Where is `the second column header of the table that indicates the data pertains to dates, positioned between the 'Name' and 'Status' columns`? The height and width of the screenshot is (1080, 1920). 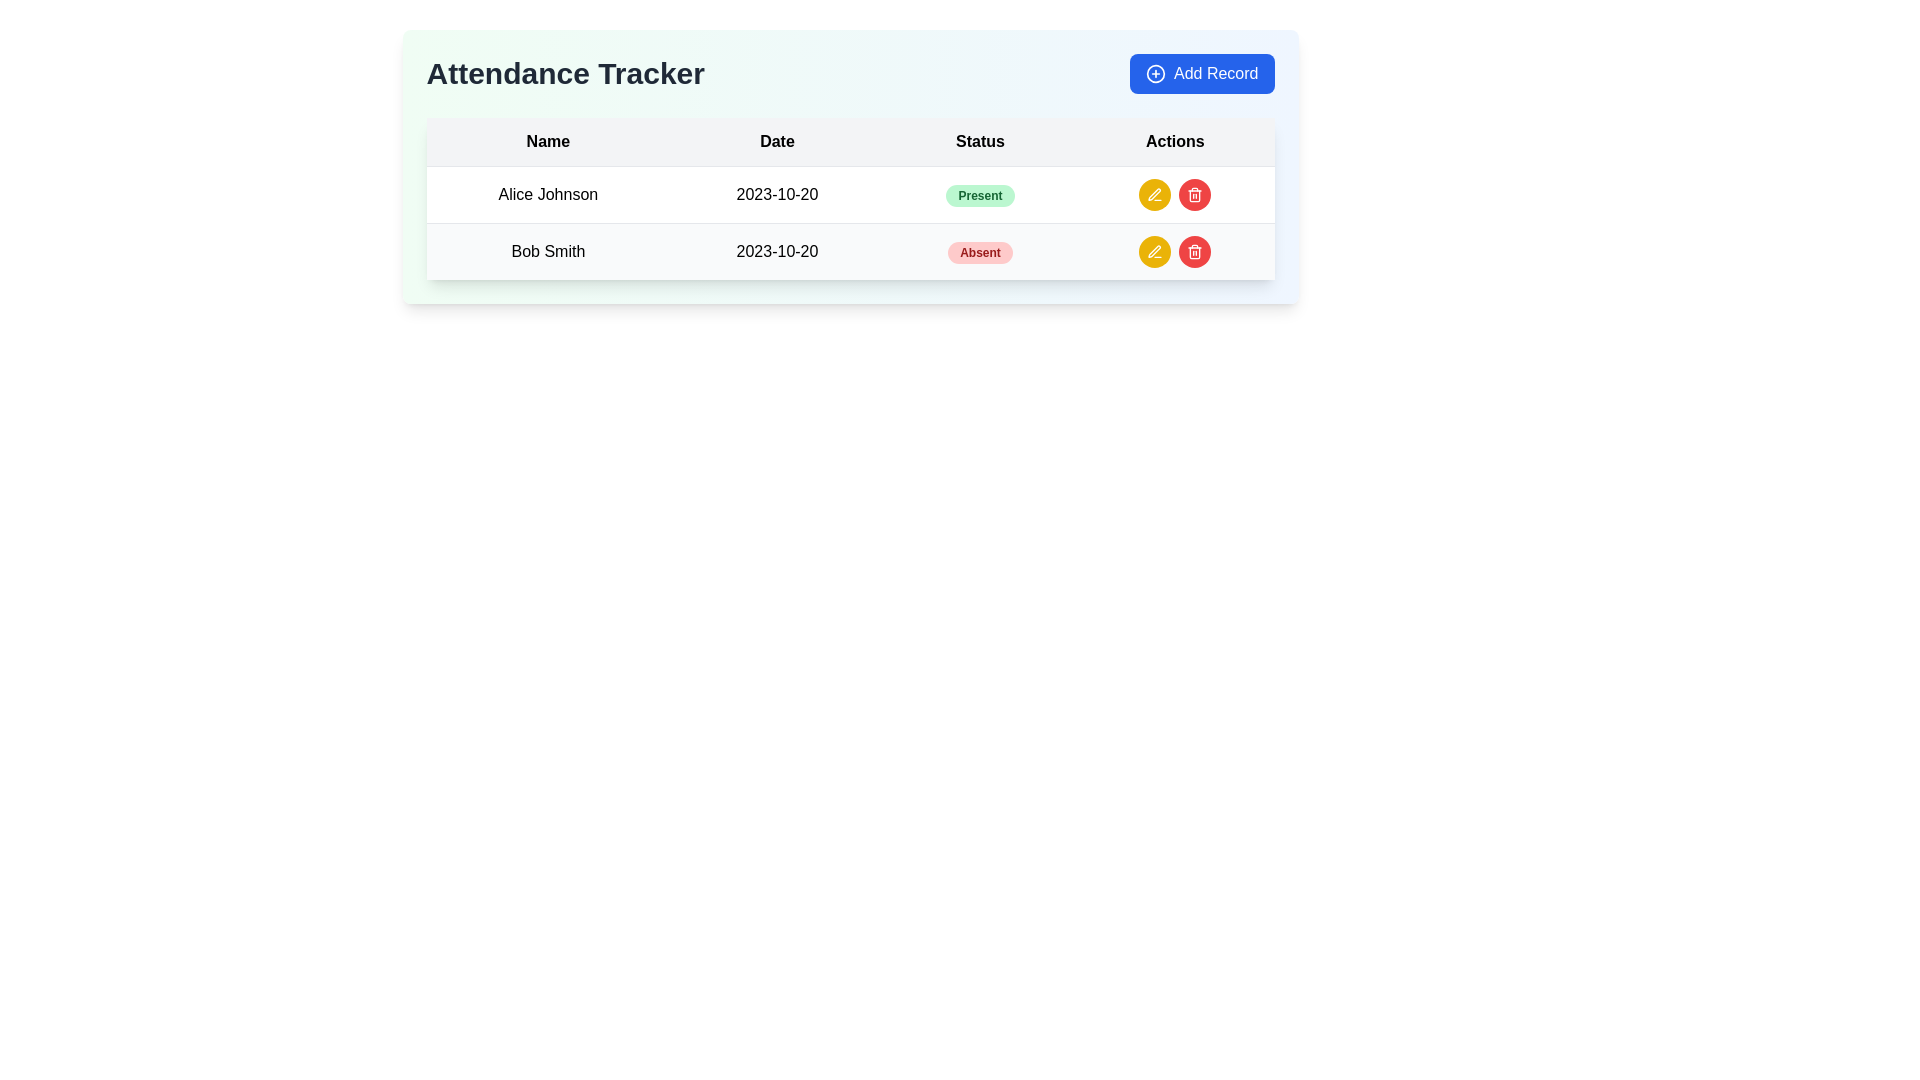 the second column header of the table that indicates the data pertains to dates, positioned between the 'Name' and 'Status' columns is located at coordinates (776, 141).